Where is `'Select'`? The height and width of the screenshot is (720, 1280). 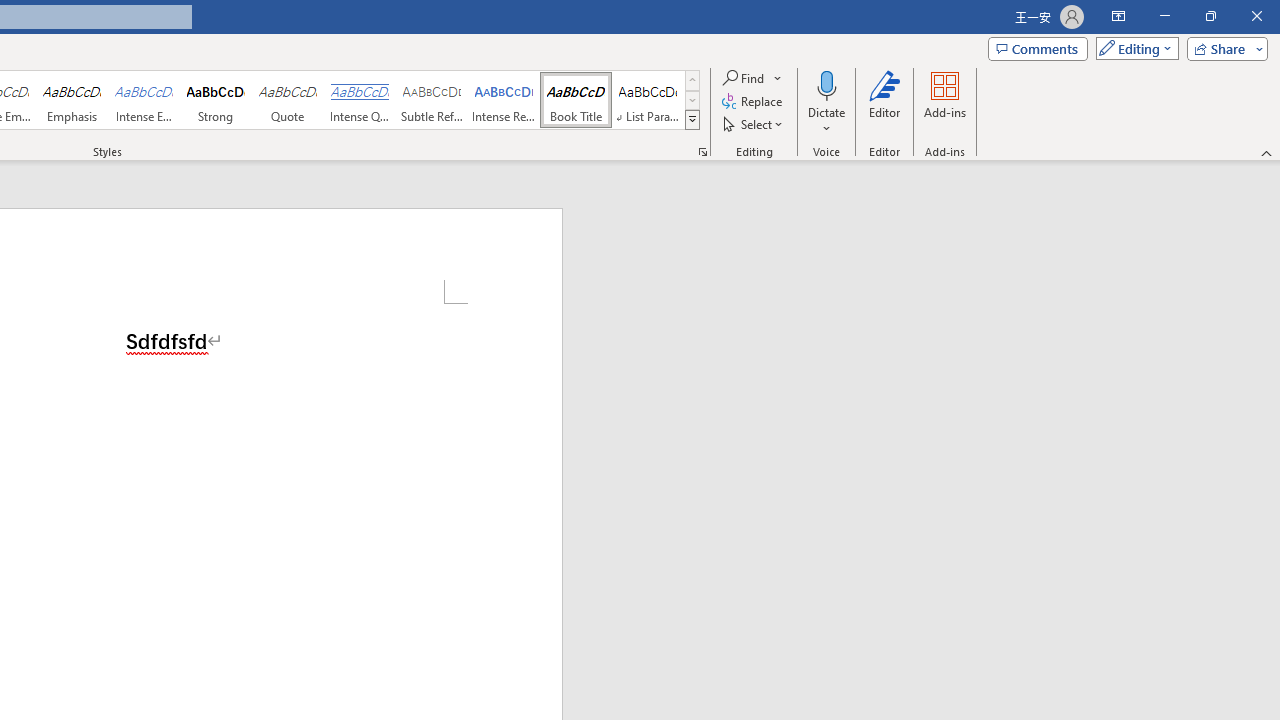
'Select' is located at coordinates (753, 124).